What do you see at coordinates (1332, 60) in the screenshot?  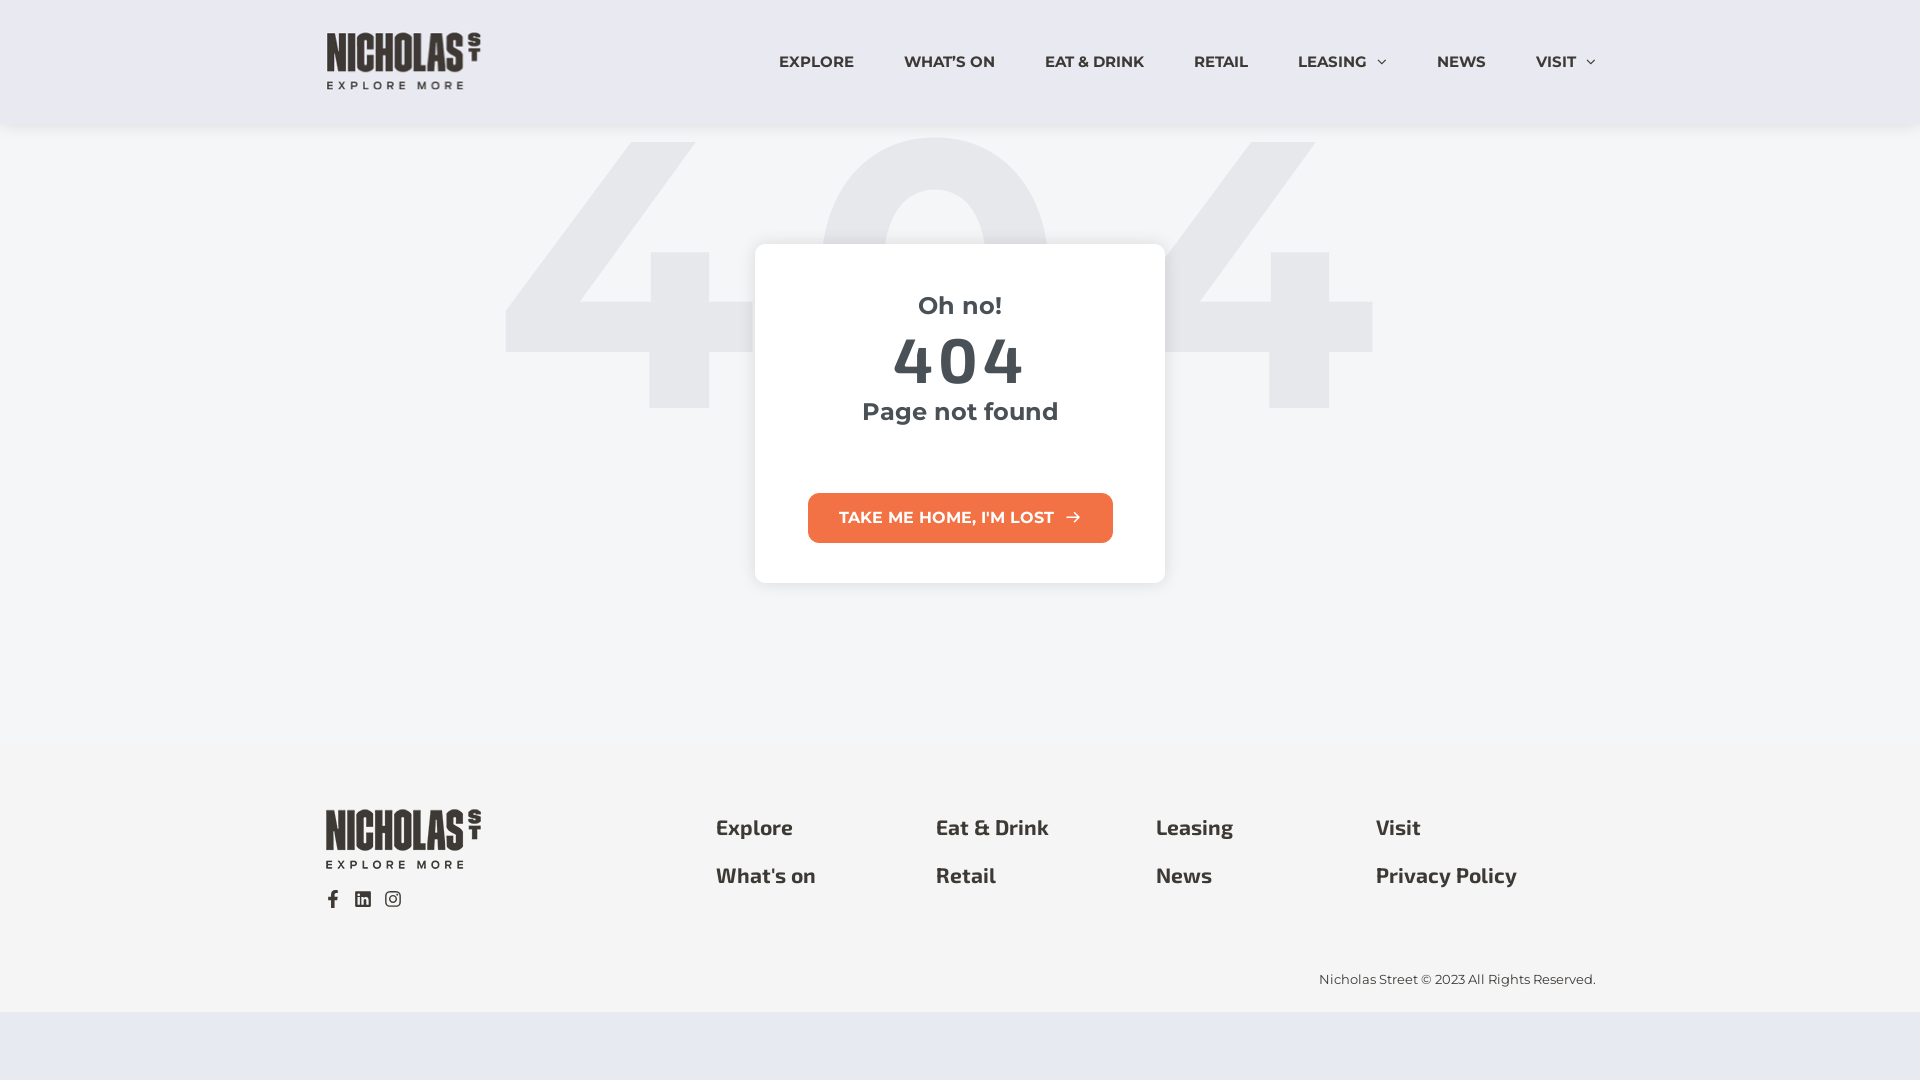 I see `'LEASING'` at bounding box center [1332, 60].